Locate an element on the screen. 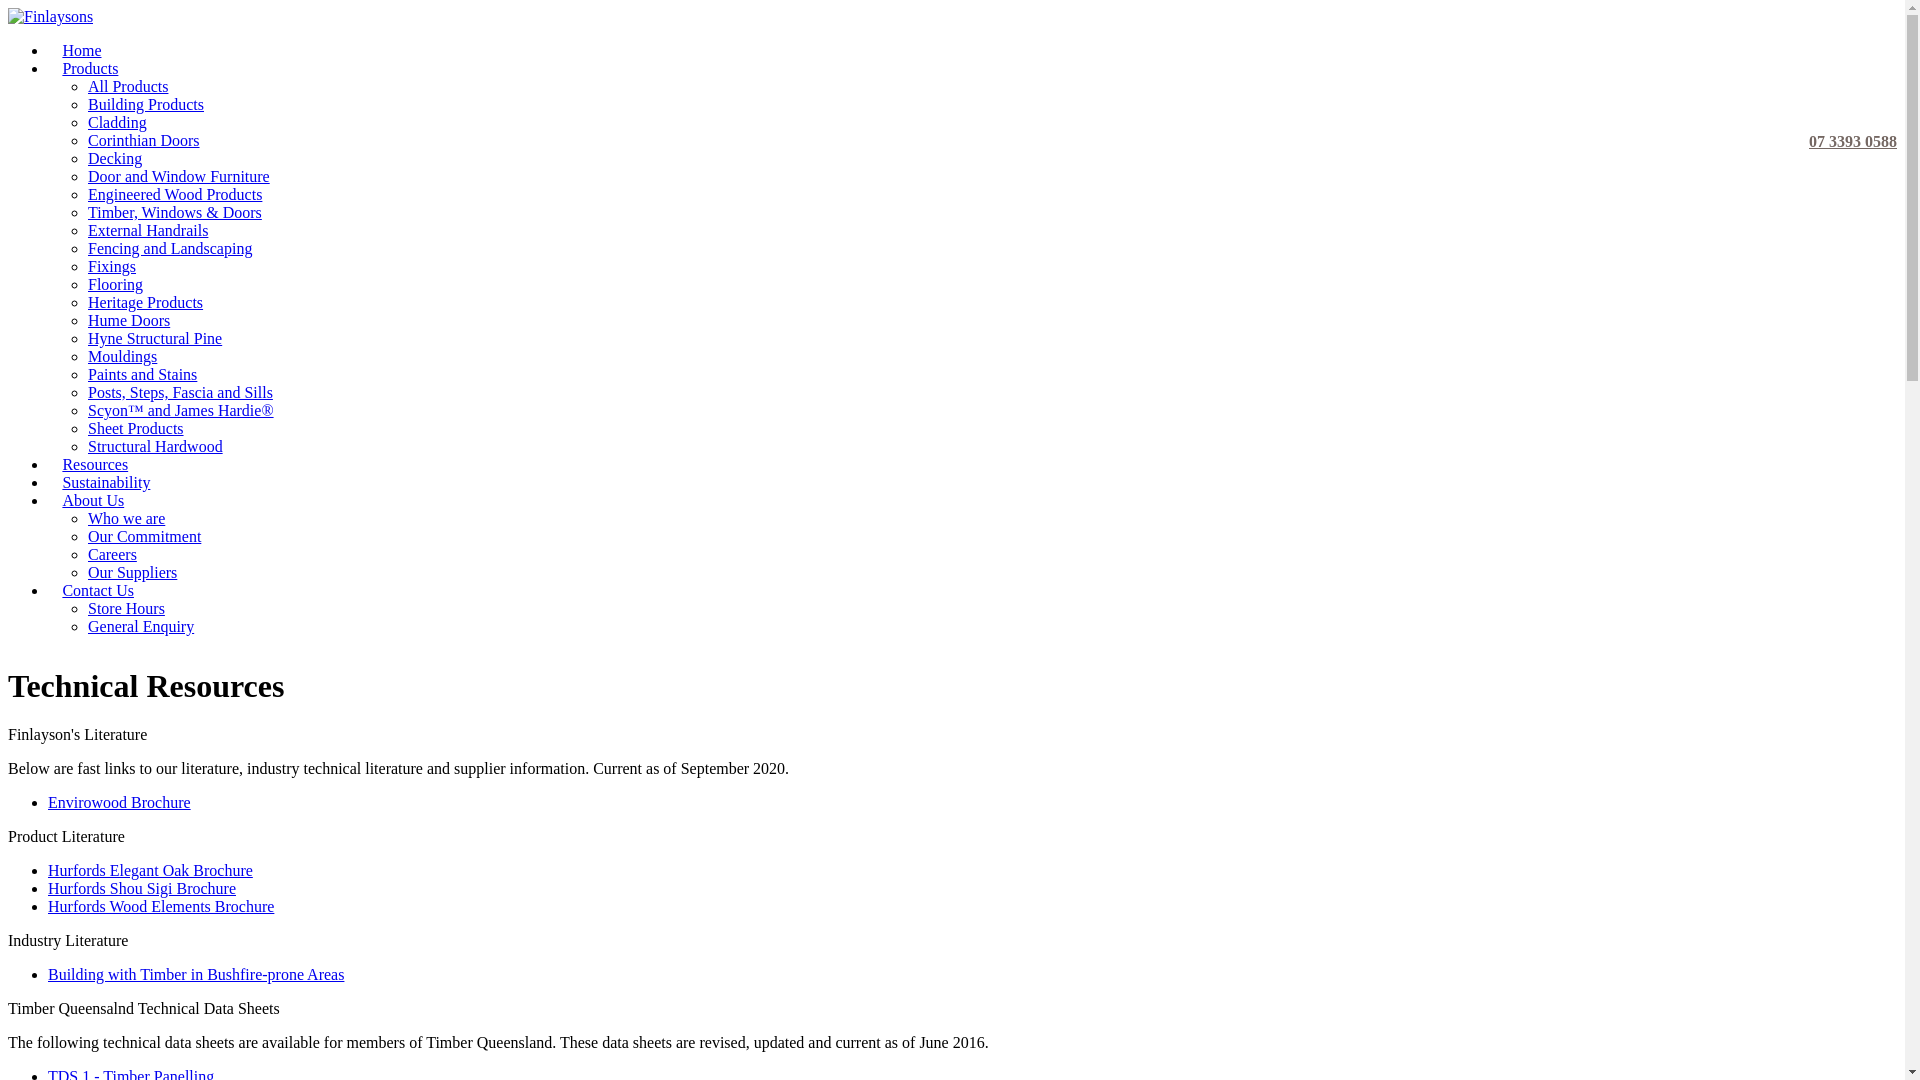  'Structural Hardwood' is located at coordinates (86, 445).